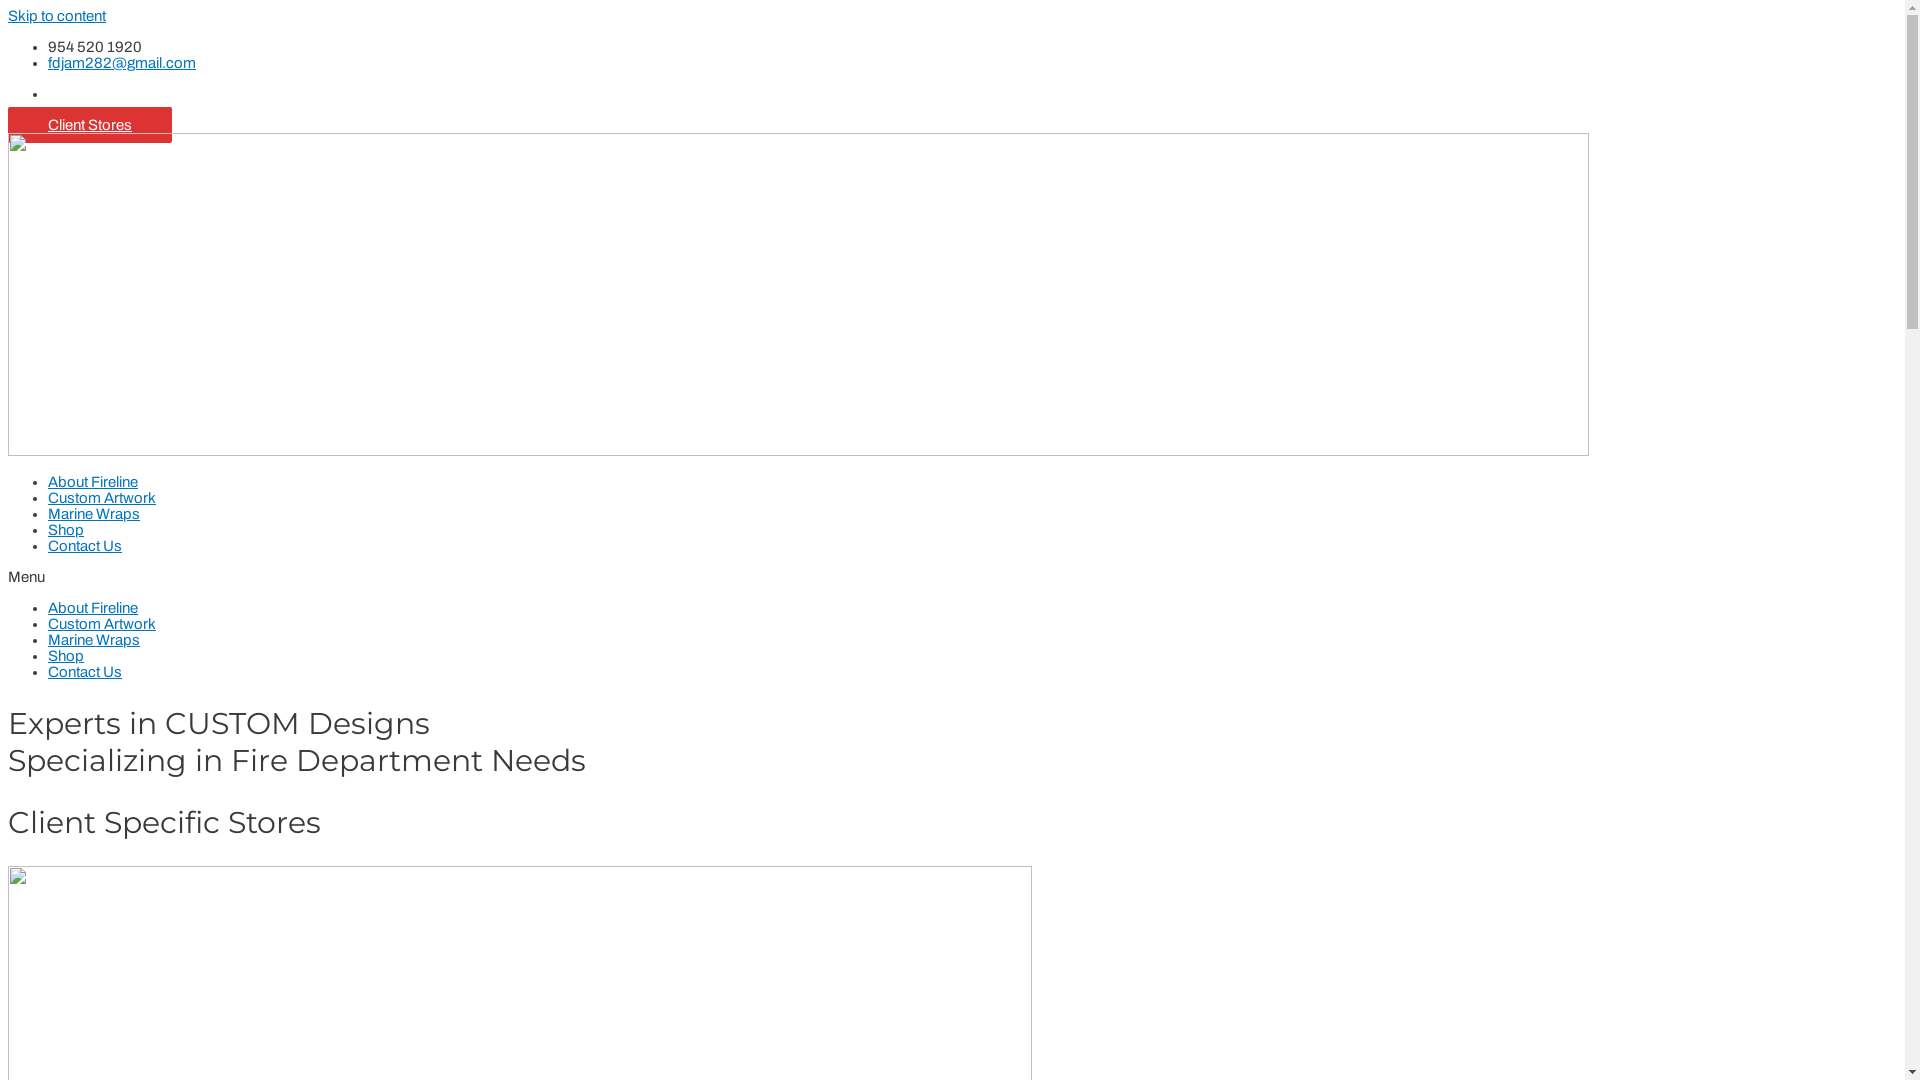 This screenshot has height=1080, width=1920. Describe the element at coordinates (66, 655) in the screenshot. I see `'Shop'` at that location.